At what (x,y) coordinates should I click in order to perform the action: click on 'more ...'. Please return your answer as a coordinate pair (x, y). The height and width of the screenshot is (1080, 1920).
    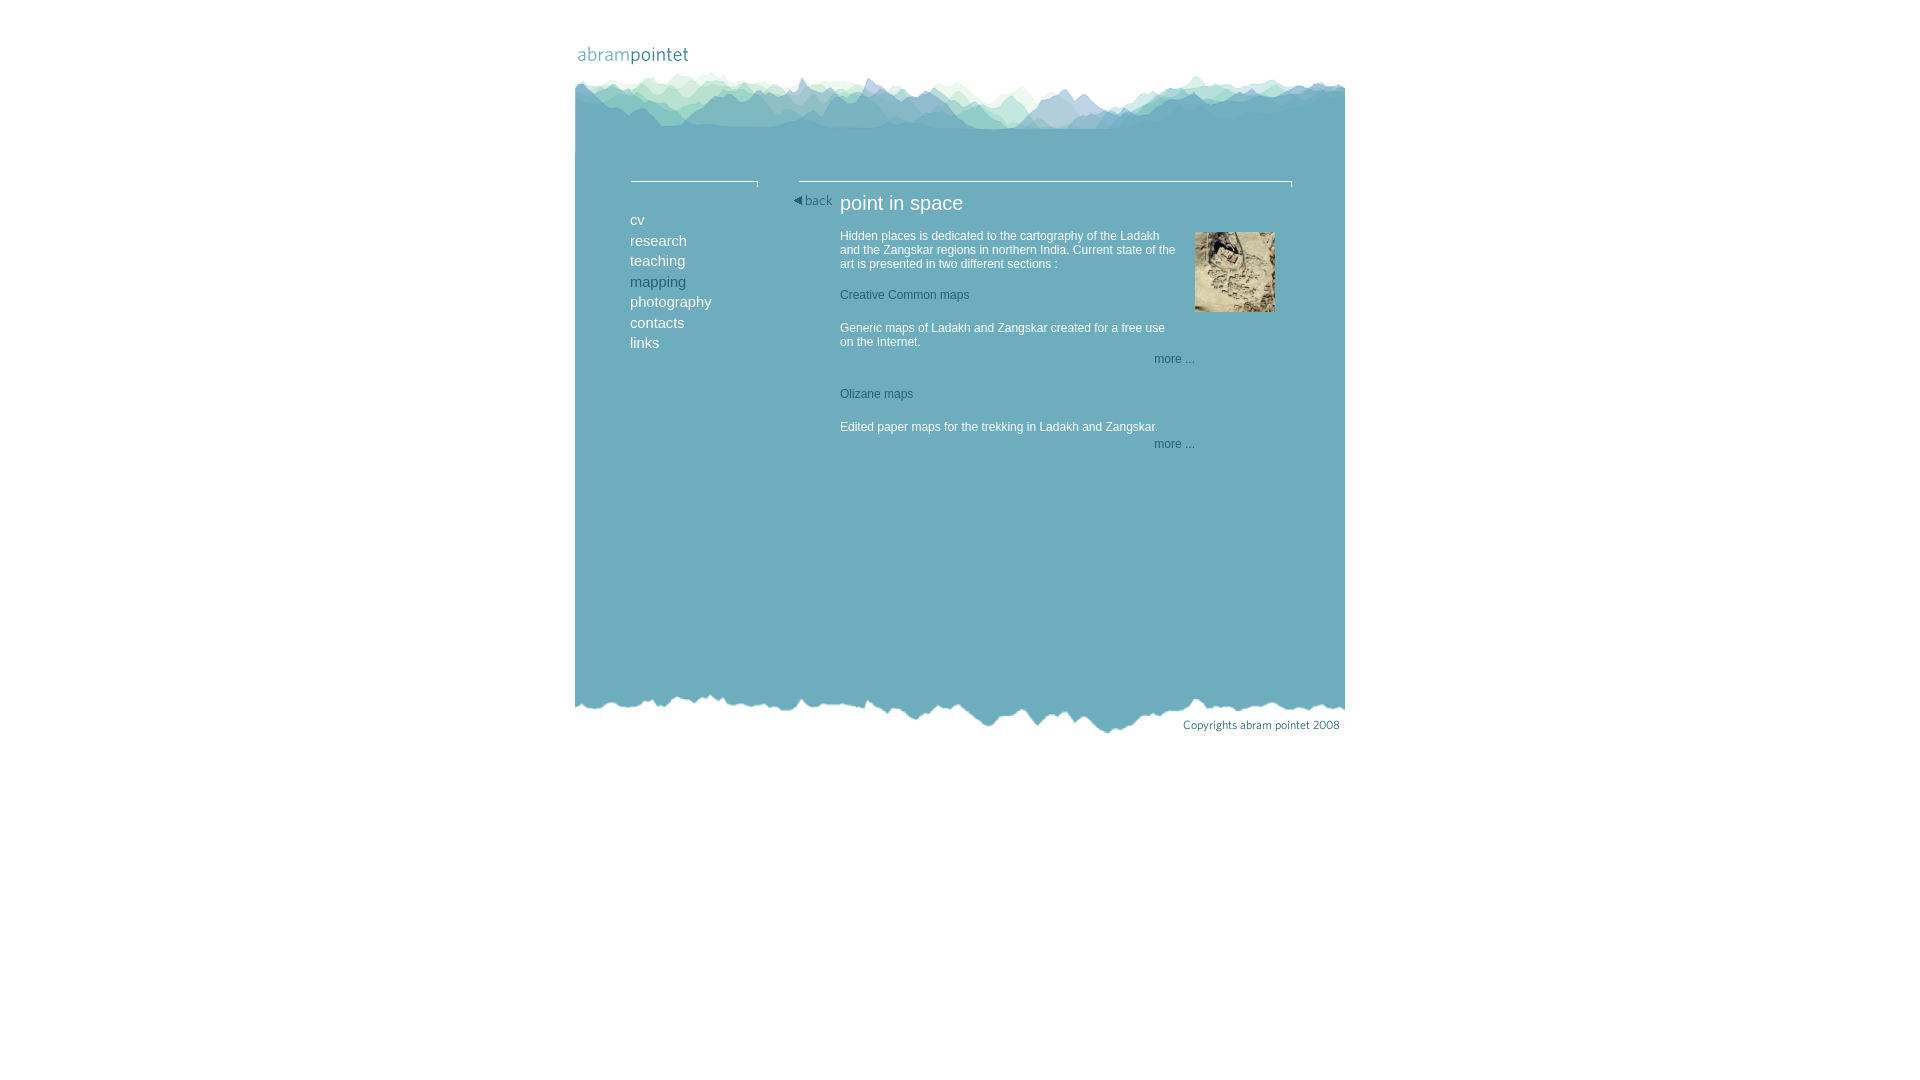
    Looking at the image, I should click on (1174, 357).